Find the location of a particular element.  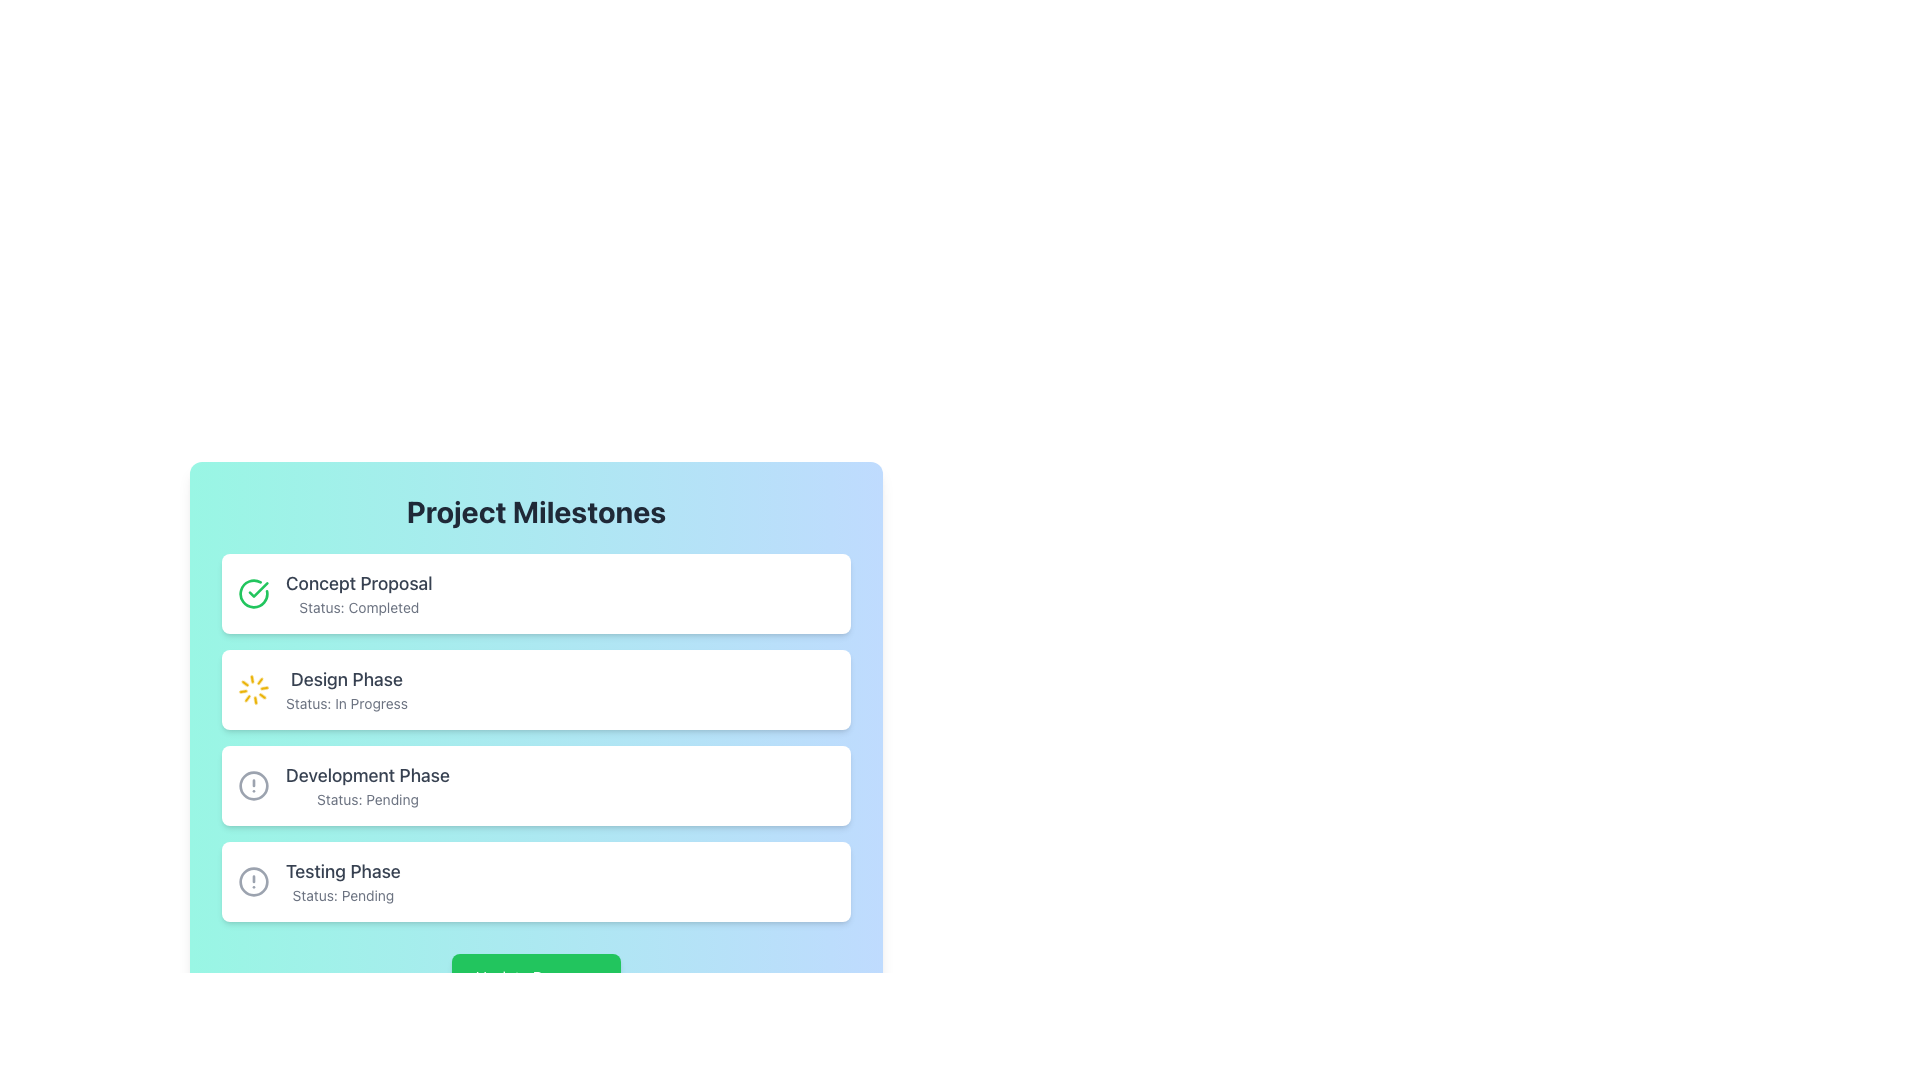

the animated yellow circular icon that indicates the design phase status, located to the left of the 'Design Phase Status: In Progress' text within the milestone card is located at coordinates (253, 689).